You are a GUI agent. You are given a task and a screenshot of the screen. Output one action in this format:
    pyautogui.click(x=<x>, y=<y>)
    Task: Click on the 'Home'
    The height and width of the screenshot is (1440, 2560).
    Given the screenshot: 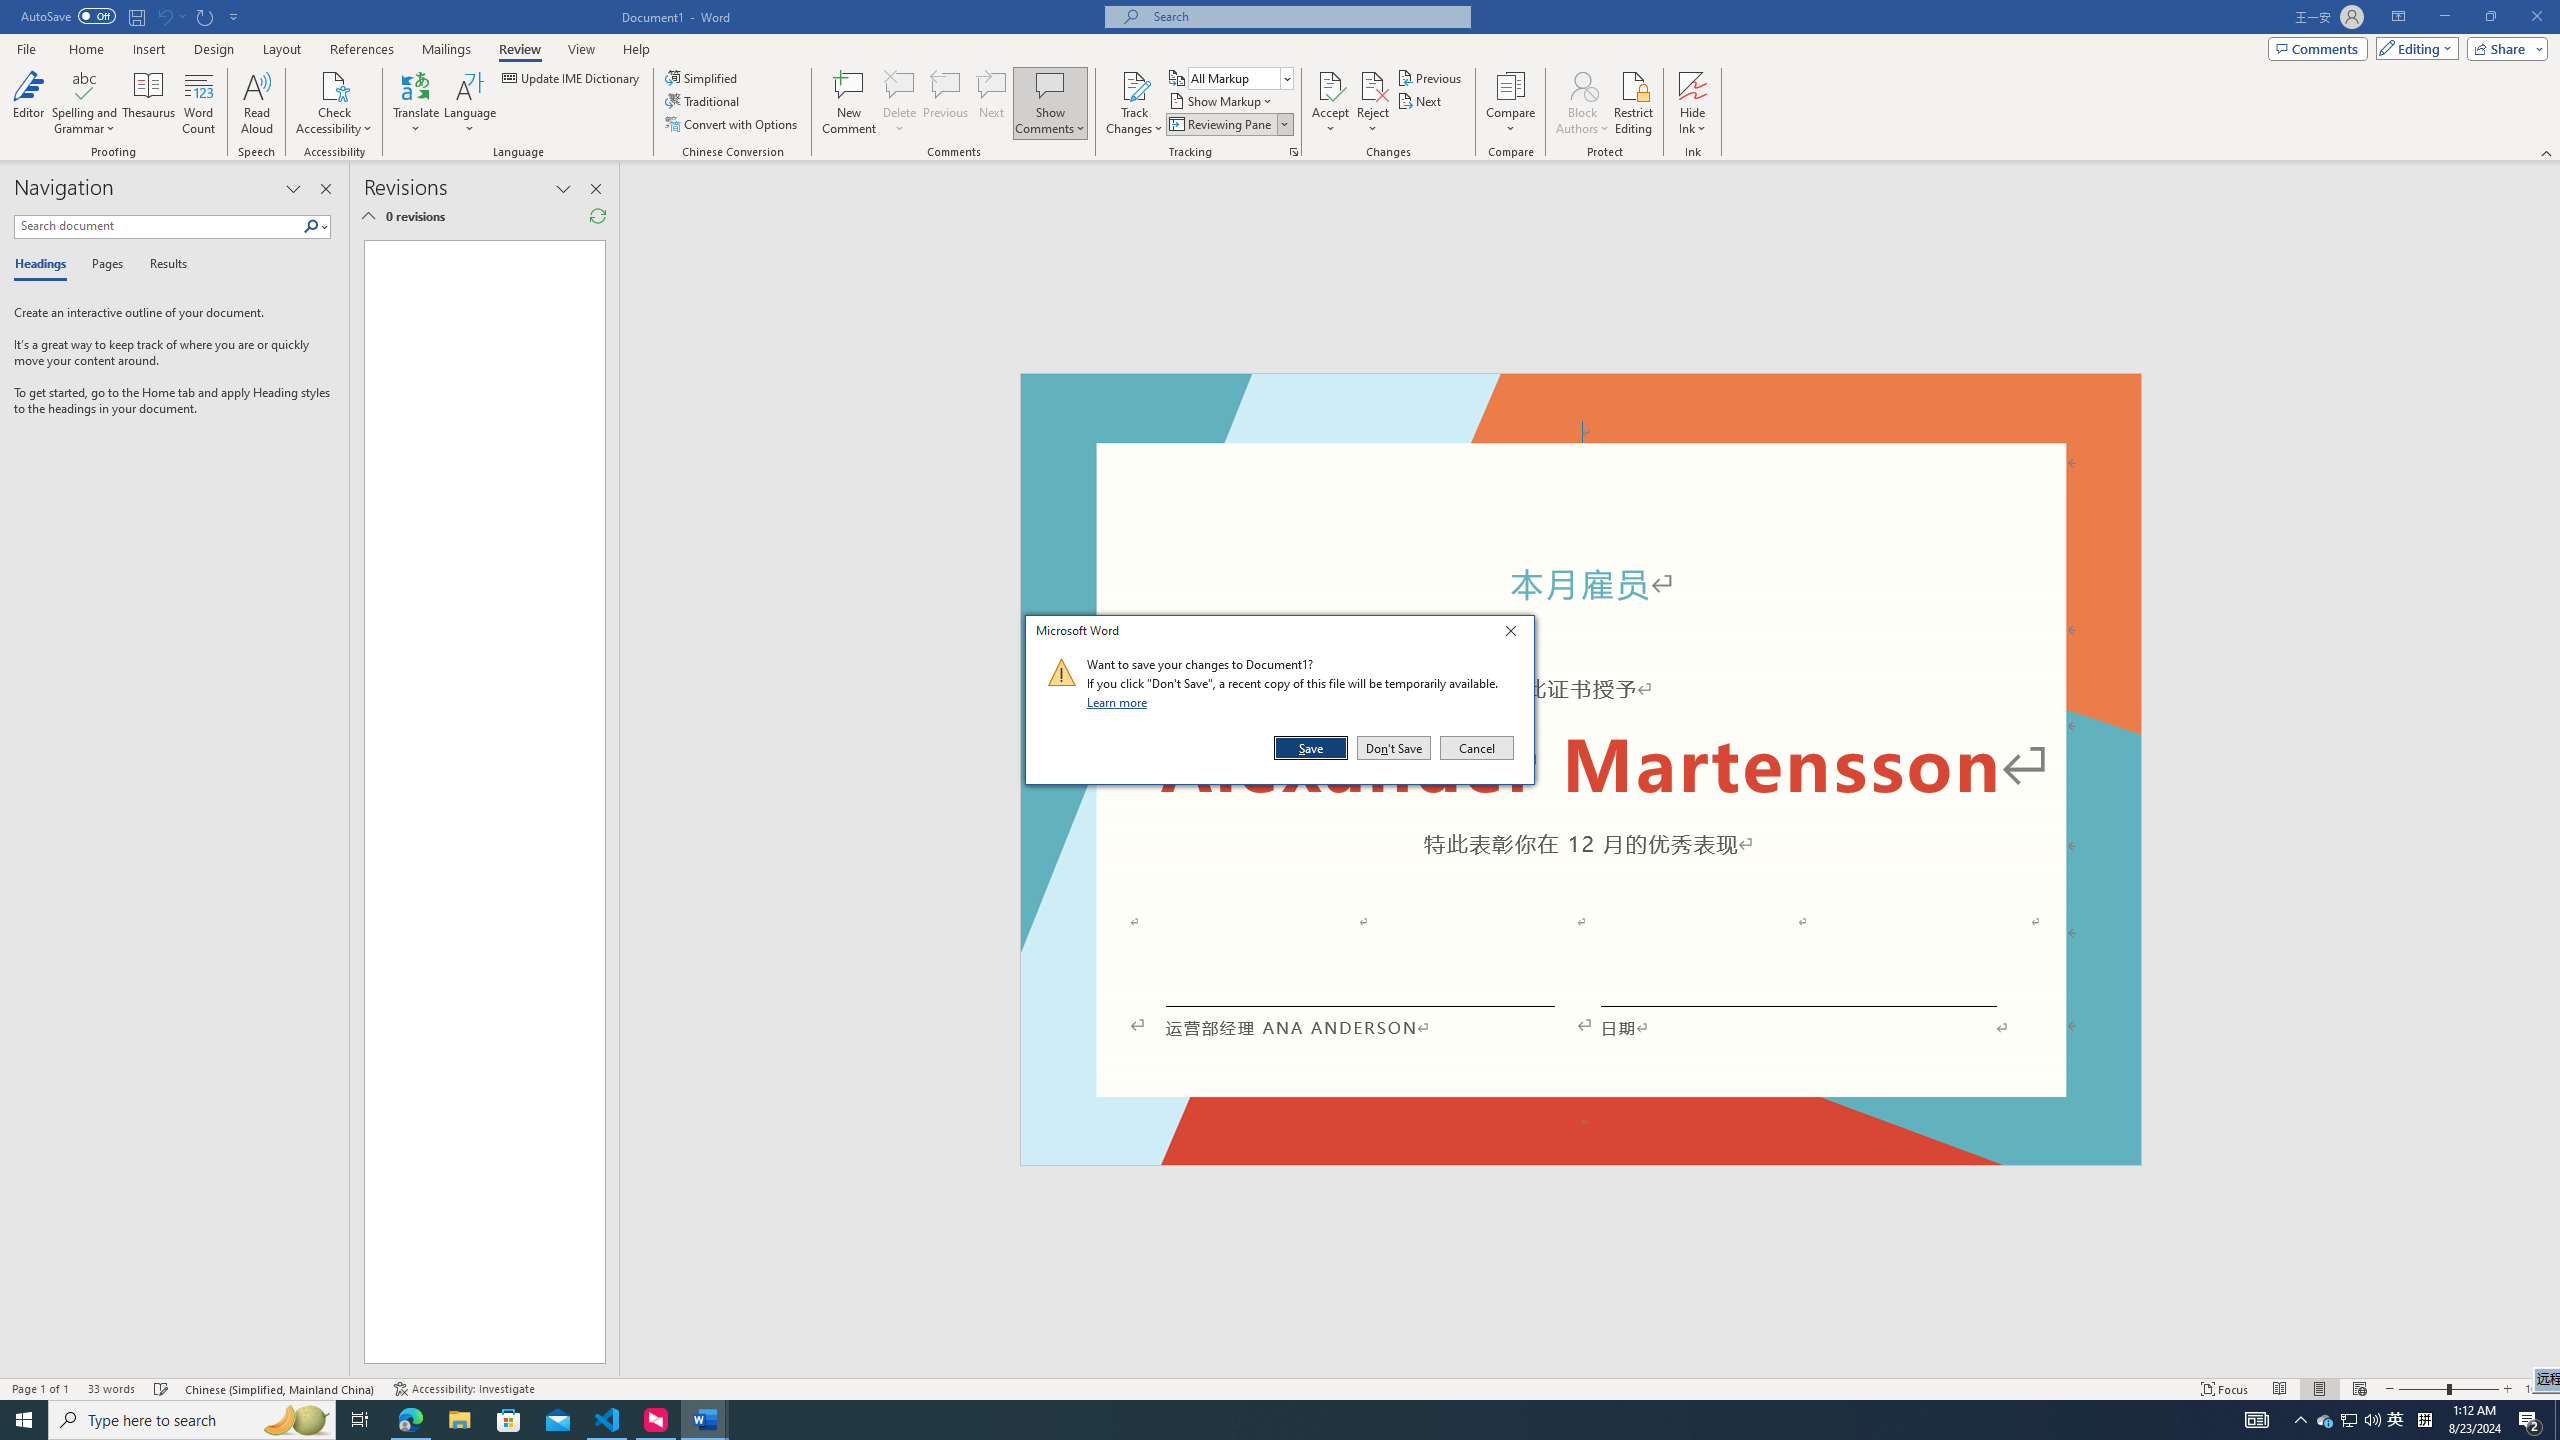 What is the action you would take?
    pyautogui.click(x=85, y=49)
    